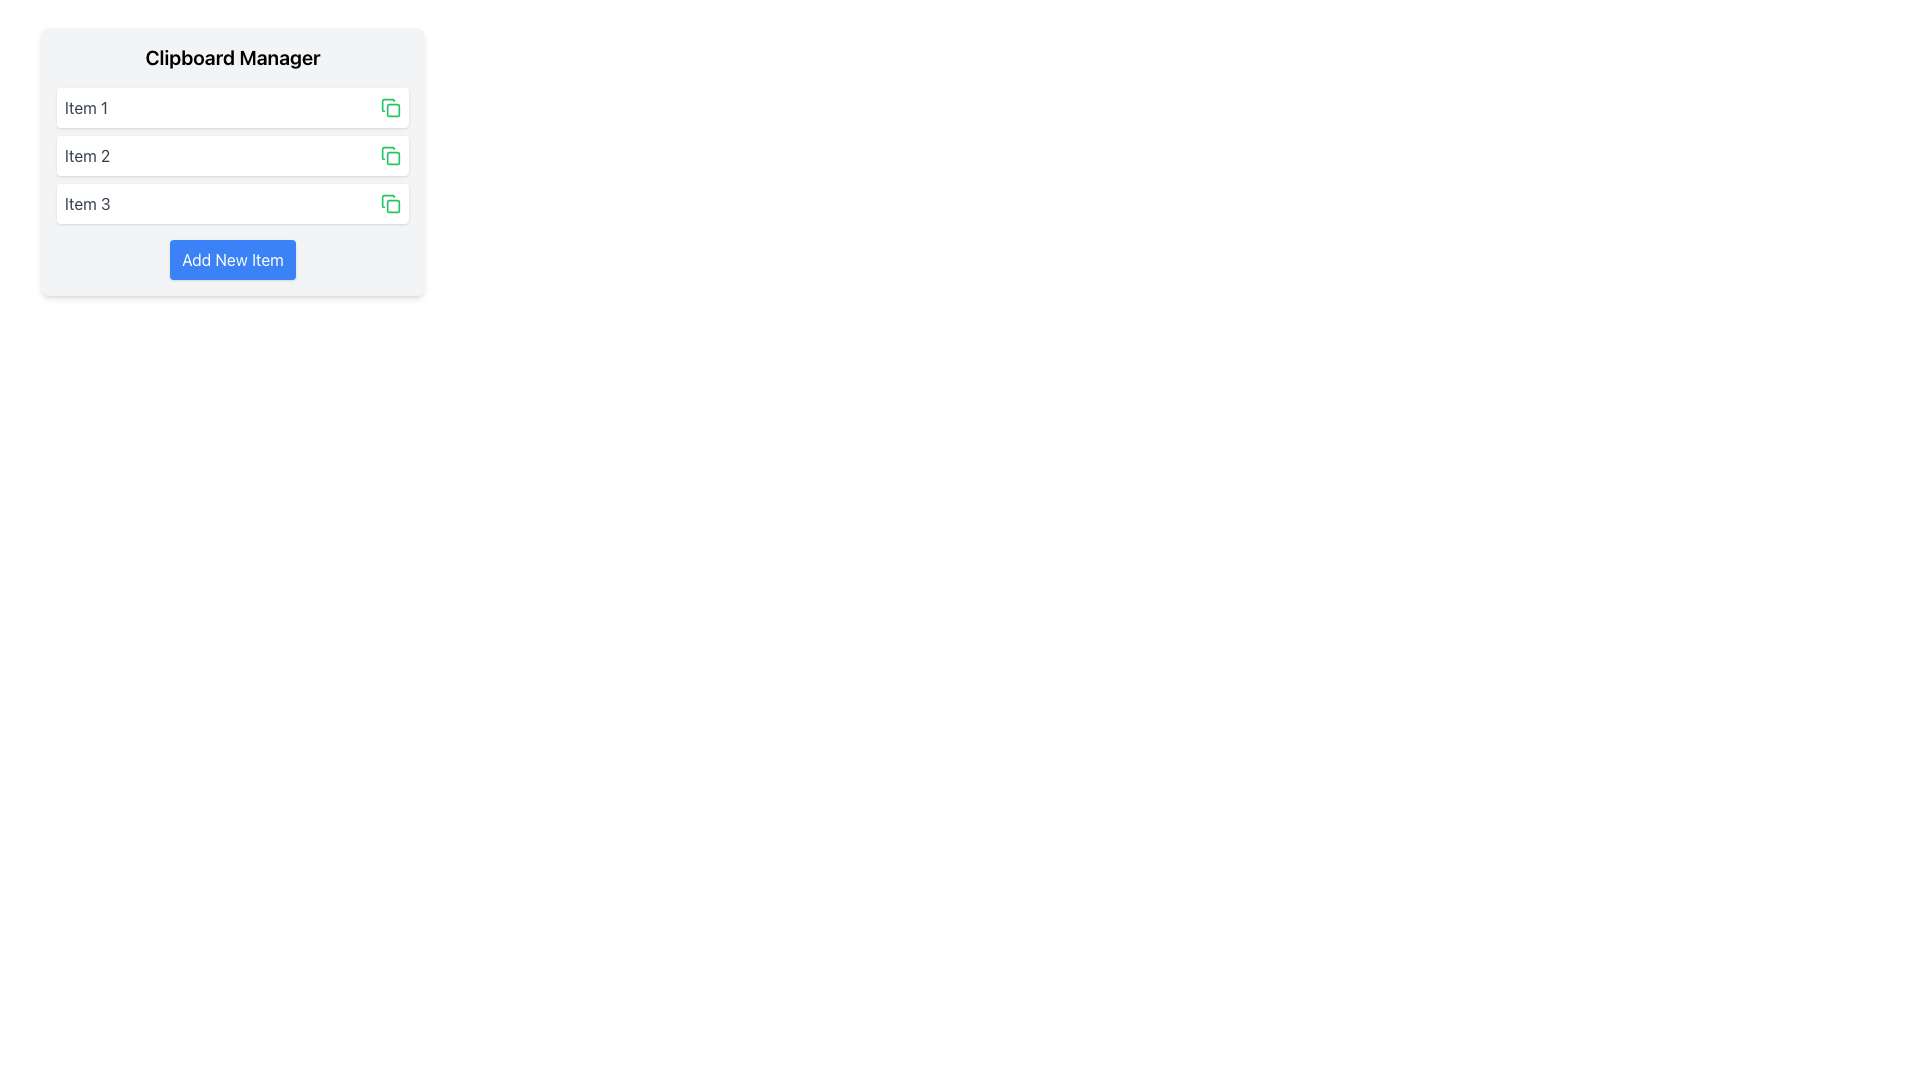 This screenshot has height=1080, width=1920. Describe the element at coordinates (86, 204) in the screenshot. I see `the text label displaying 'Item 3' in dark gray font, which is part of a vertical list and positioned to the left of the green copy icon button` at that location.